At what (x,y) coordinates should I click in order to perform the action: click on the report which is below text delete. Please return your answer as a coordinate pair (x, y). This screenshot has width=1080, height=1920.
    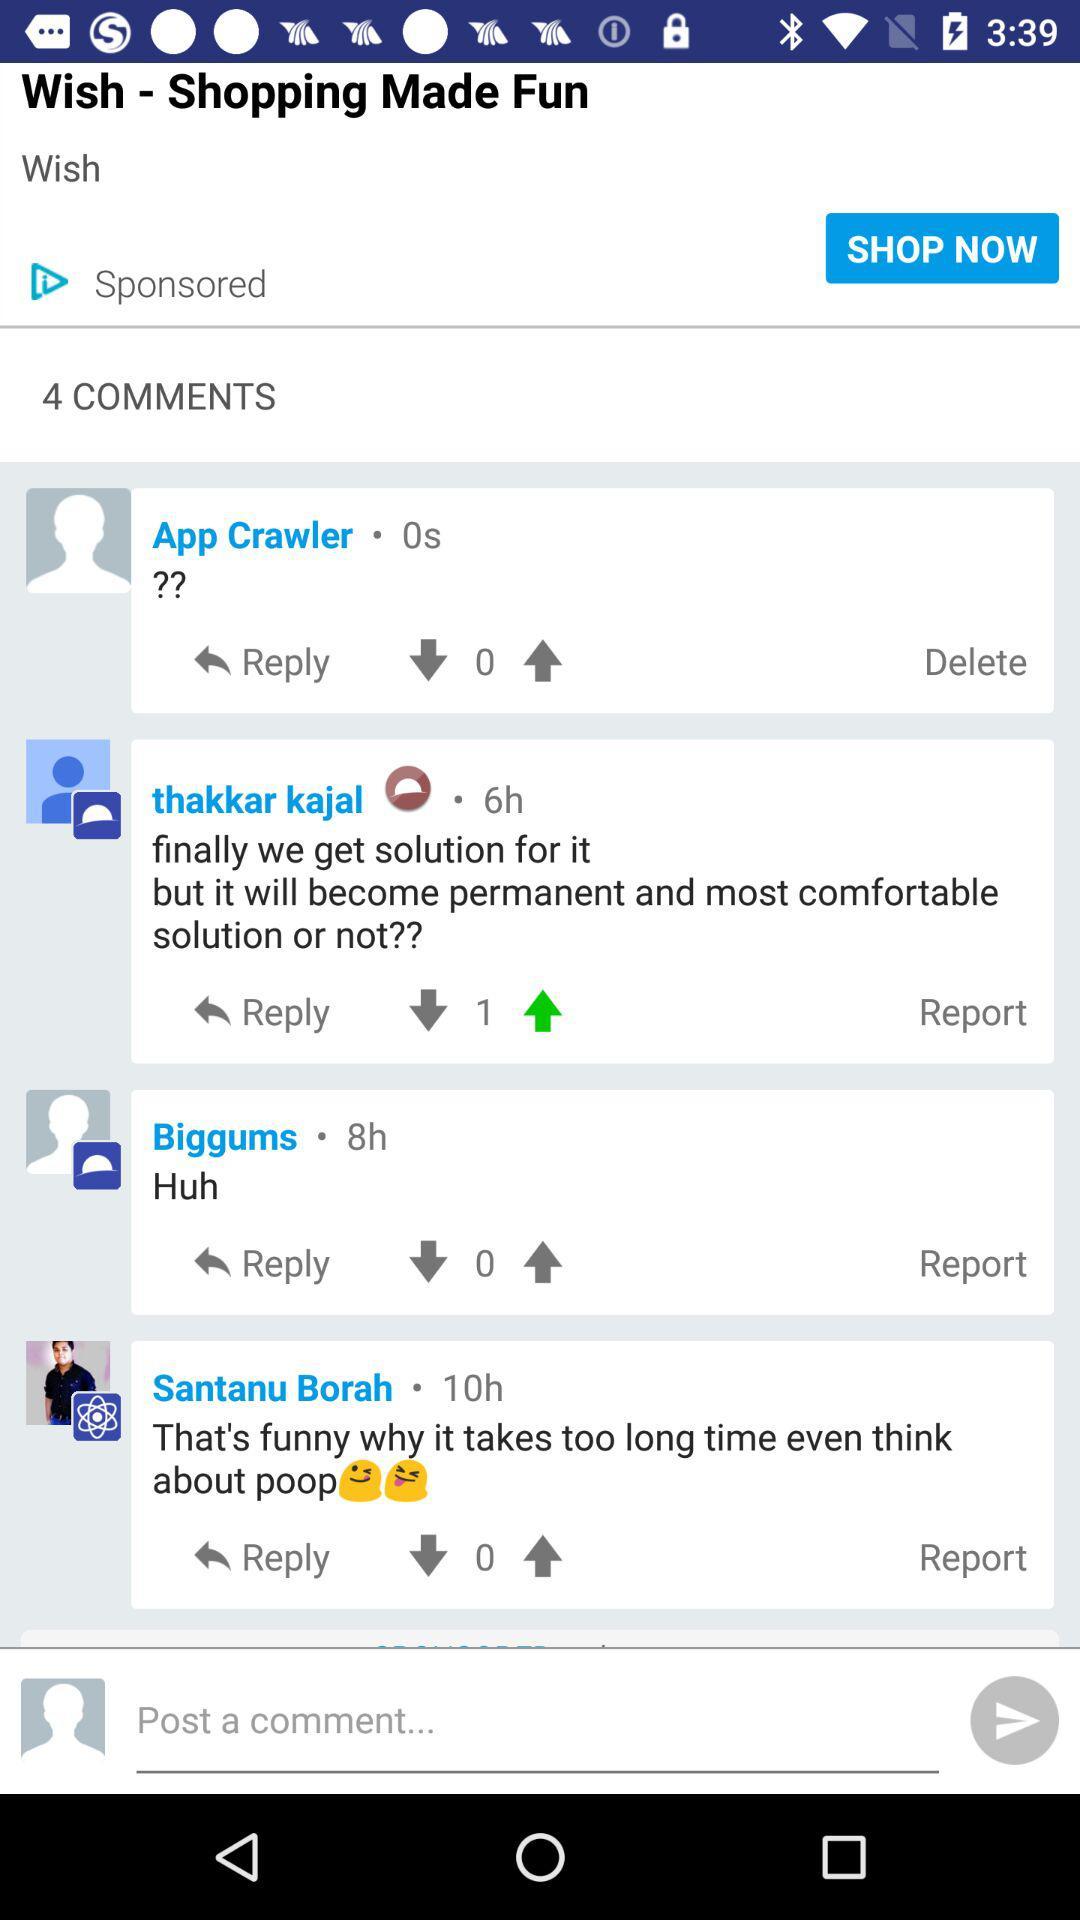
    Looking at the image, I should click on (972, 1011).